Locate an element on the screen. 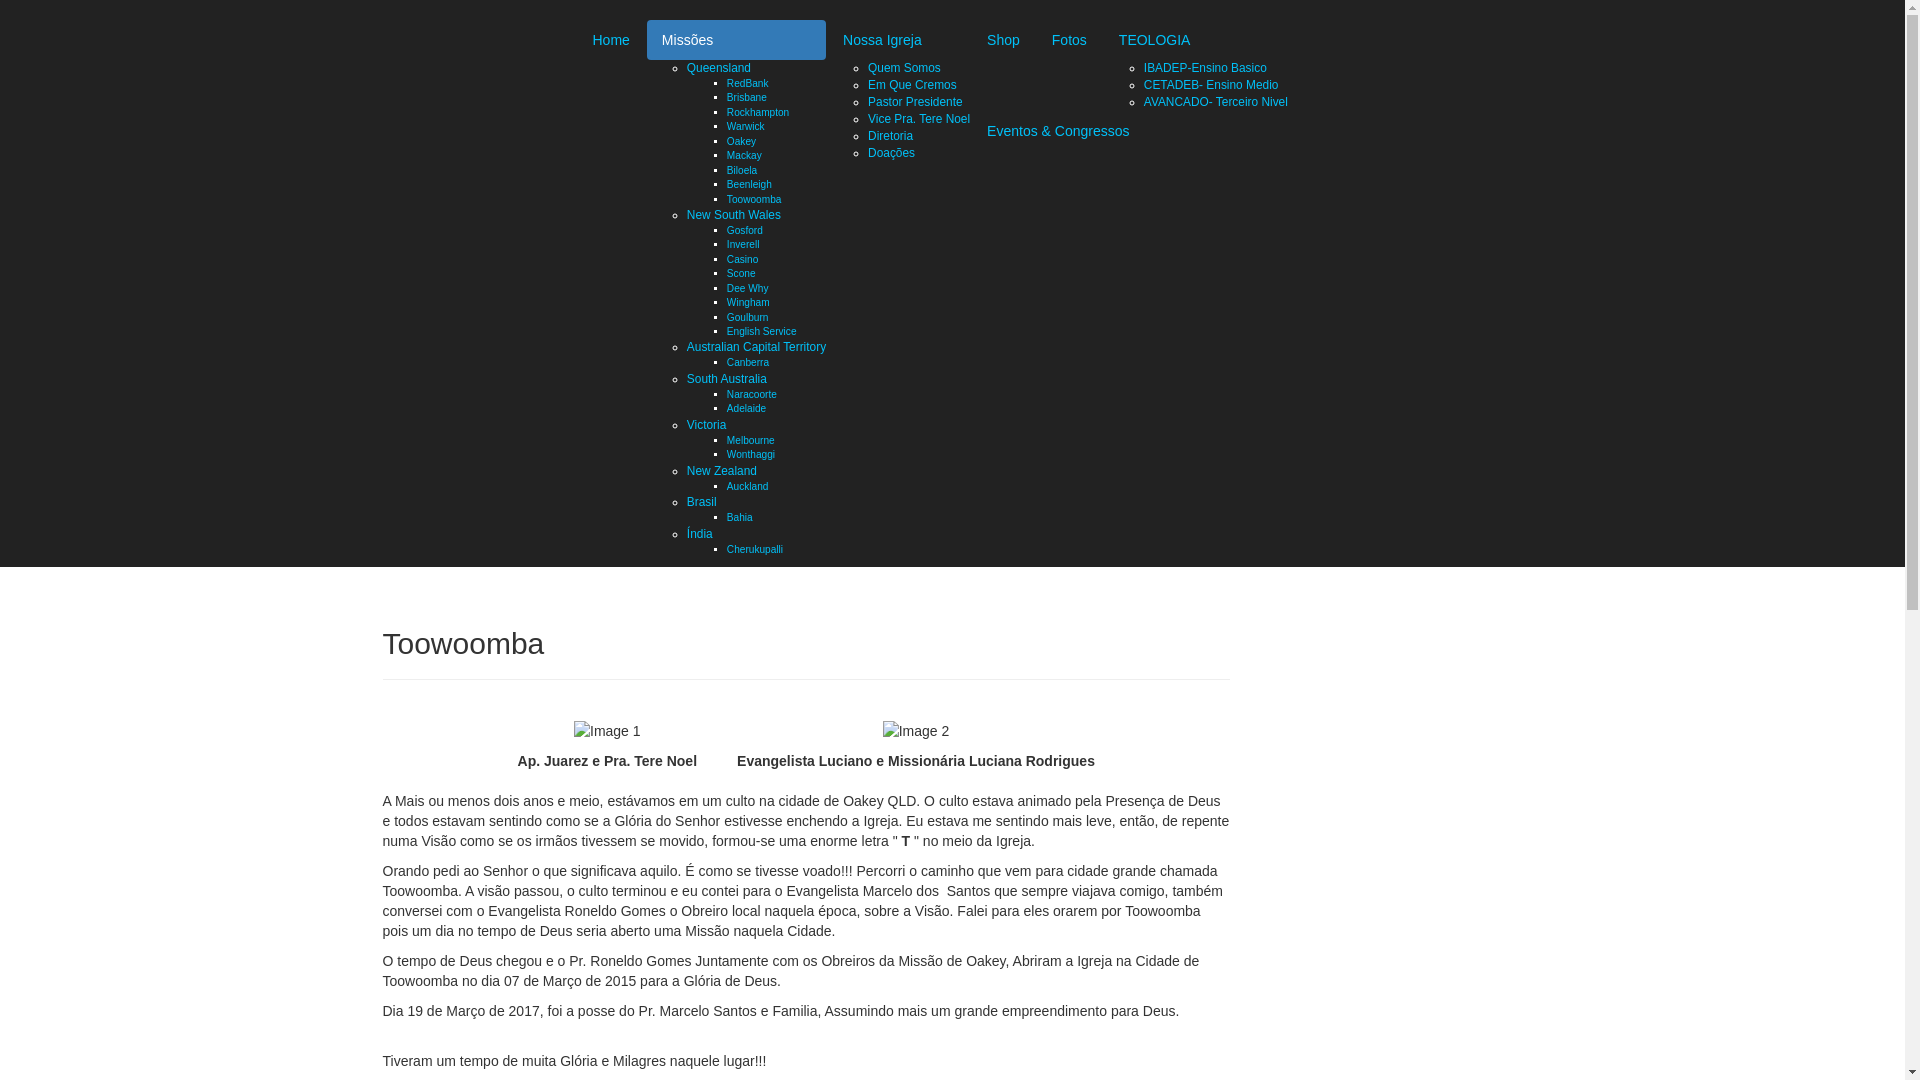  'Victoria' is located at coordinates (706, 423).